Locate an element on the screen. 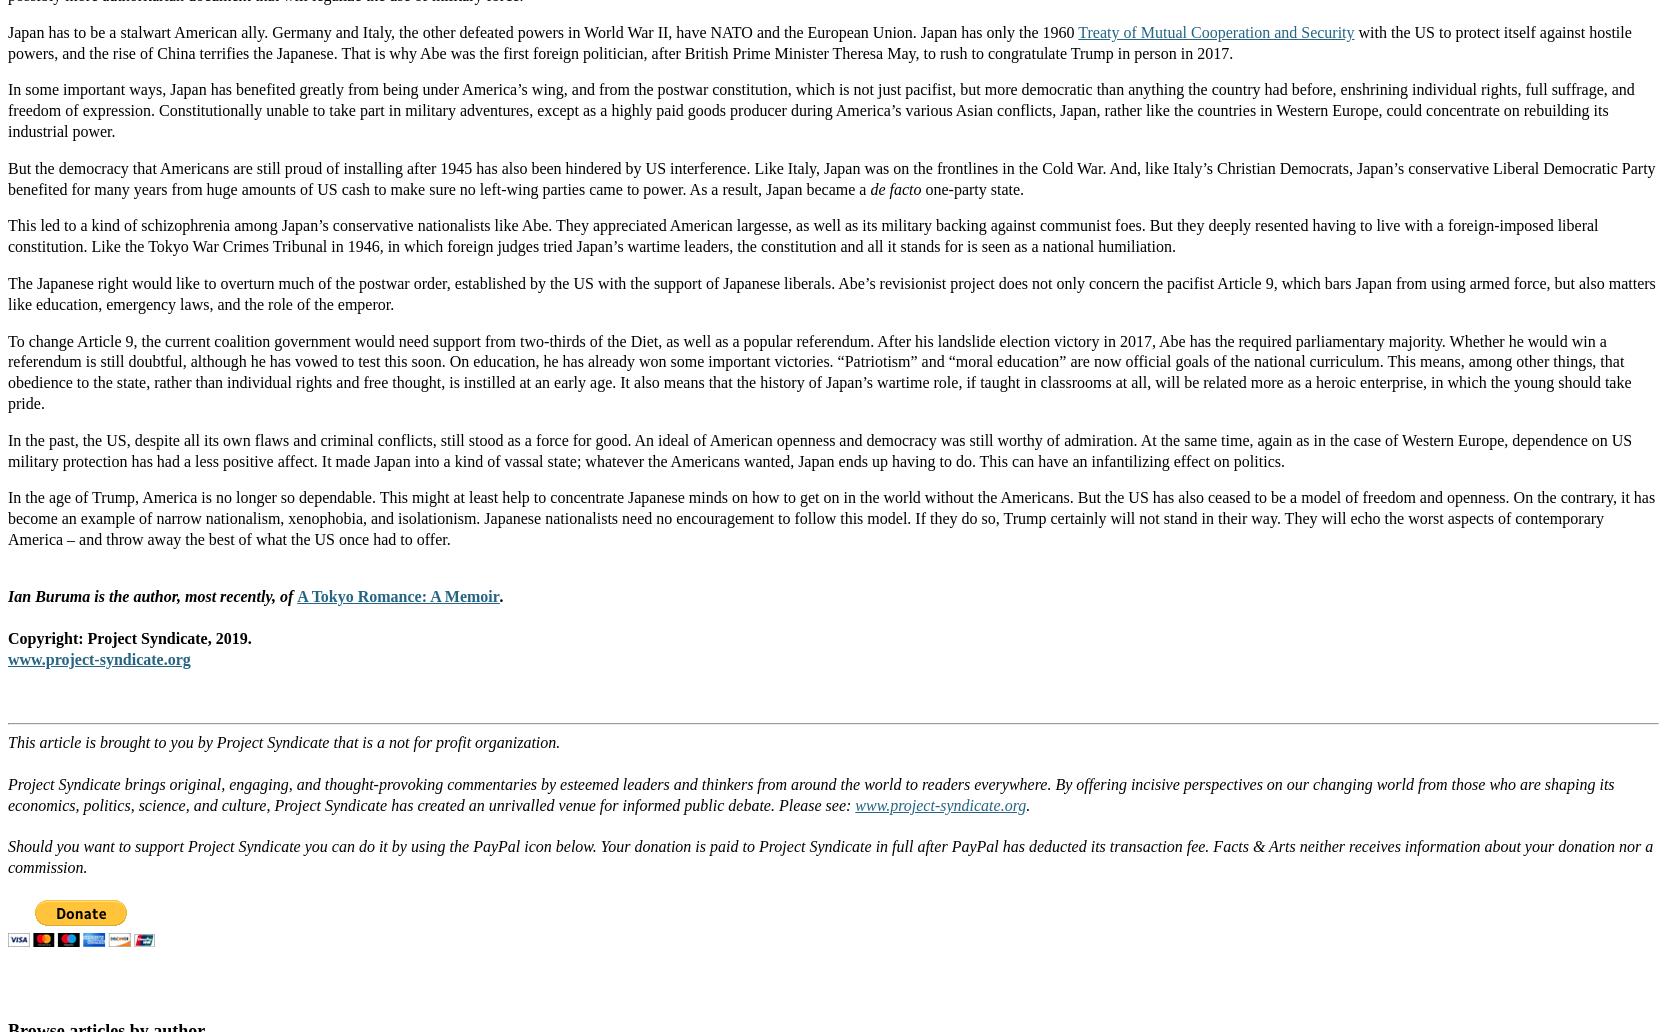  'de facto' is located at coordinates (869, 187).